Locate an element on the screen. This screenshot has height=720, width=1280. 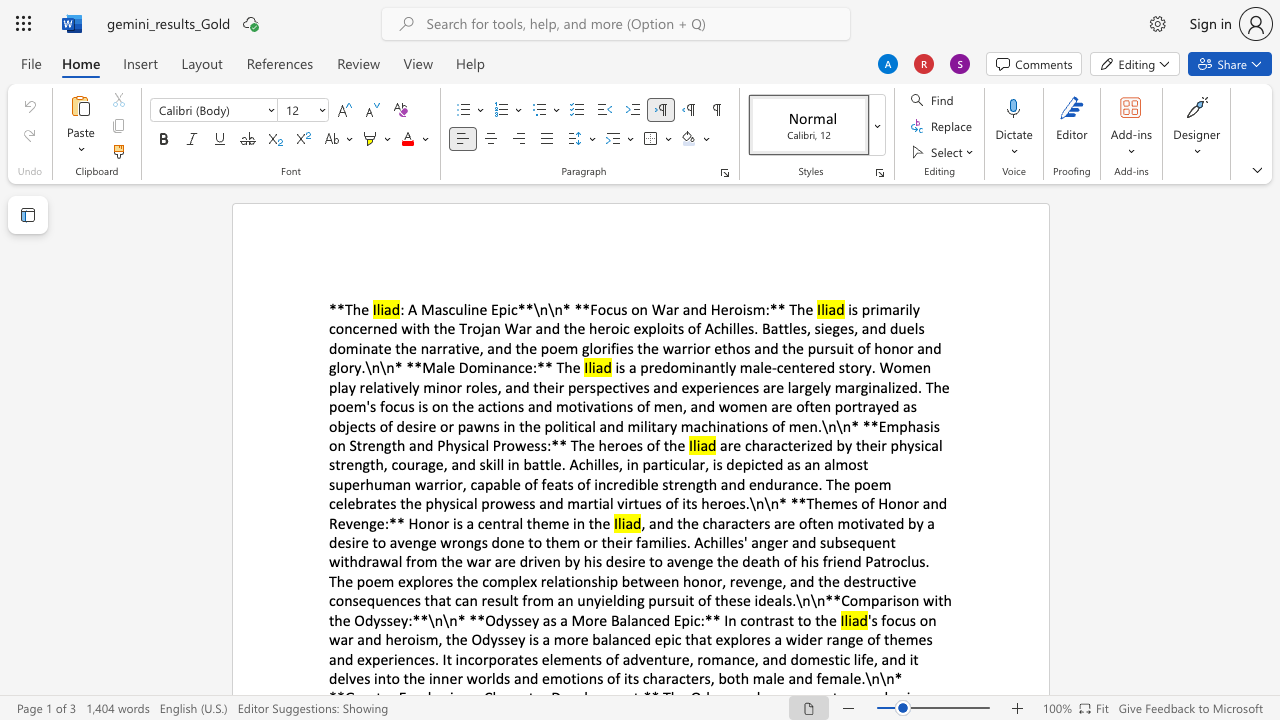
the 1th character "o" in the text is located at coordinates (737, 309).